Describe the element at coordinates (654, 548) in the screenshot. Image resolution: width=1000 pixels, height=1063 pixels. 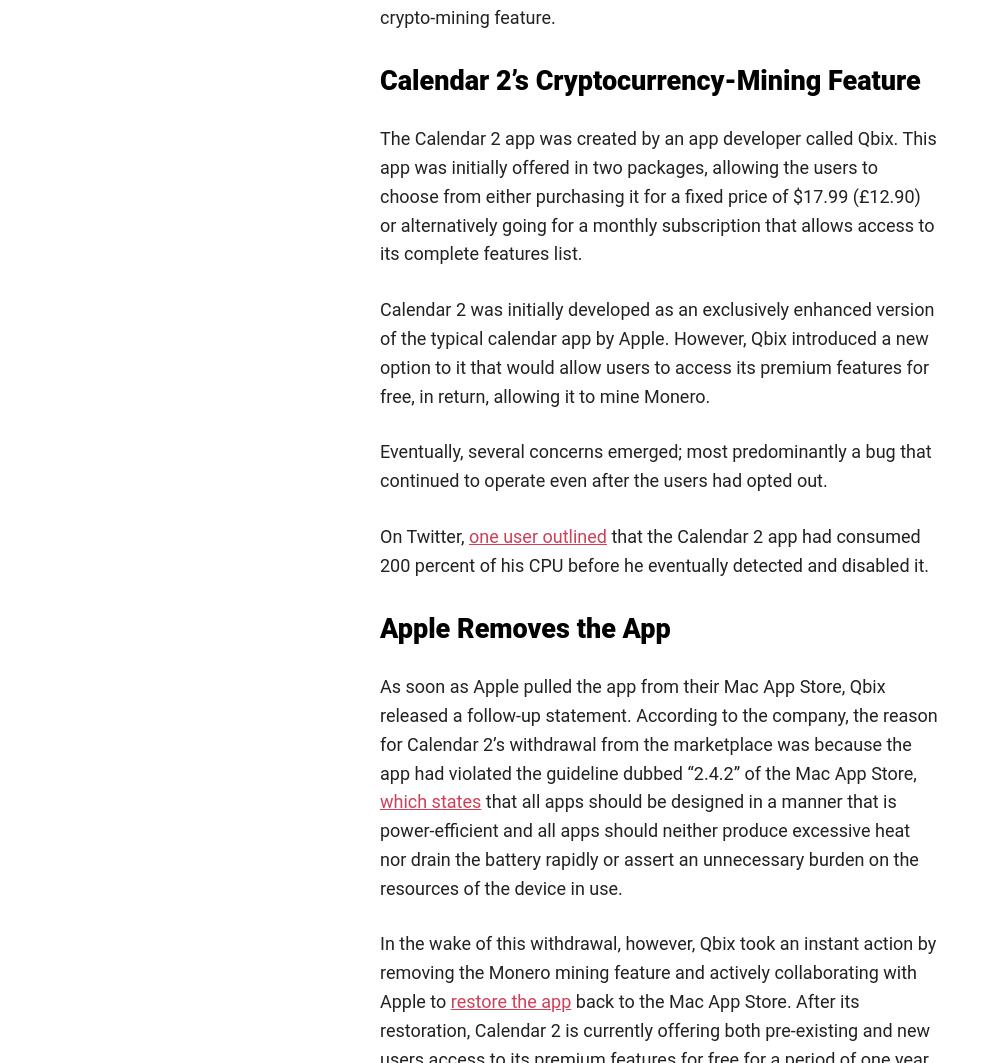
I see `'that the Calendar 2 app had consumed 200 percent of his CPU before he eventually detected and disabled it.'` at that location.